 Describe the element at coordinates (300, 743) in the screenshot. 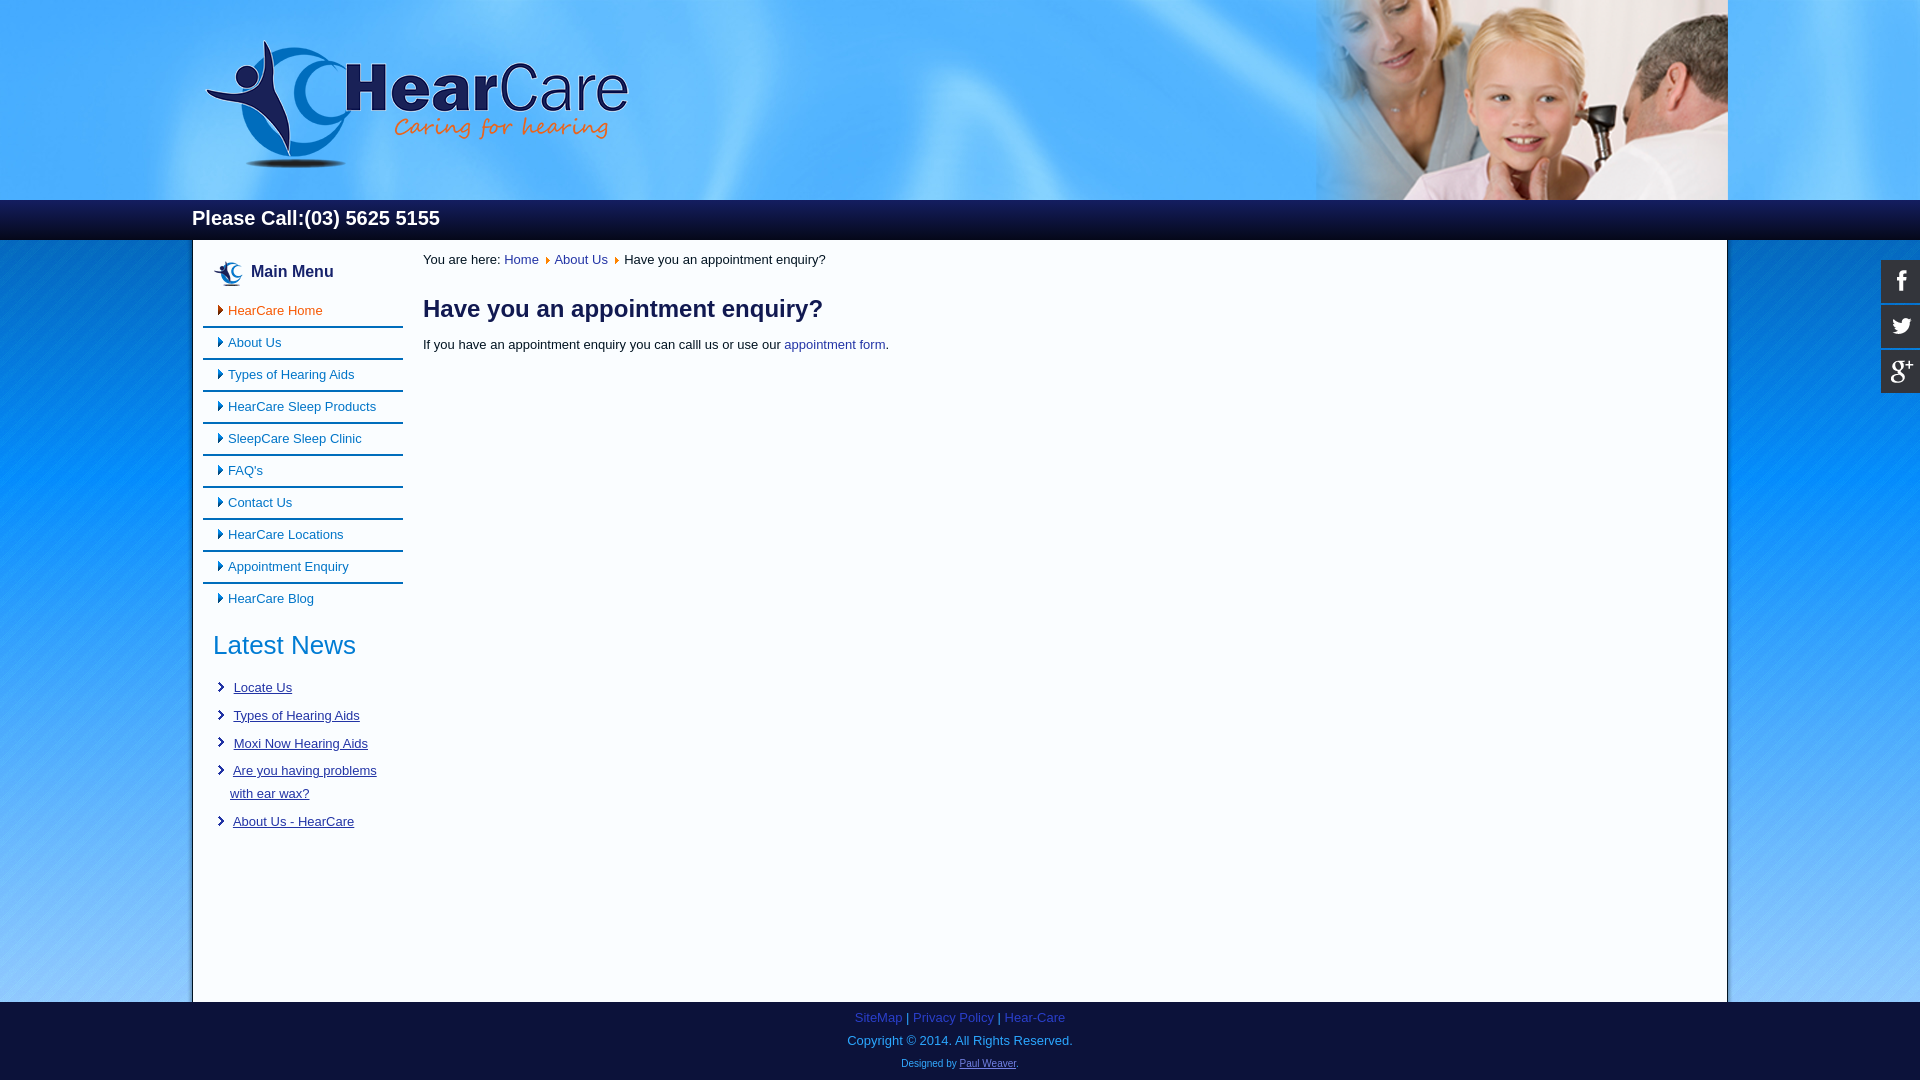

I see `'Moxi Now Hearing Aids'` at that location.